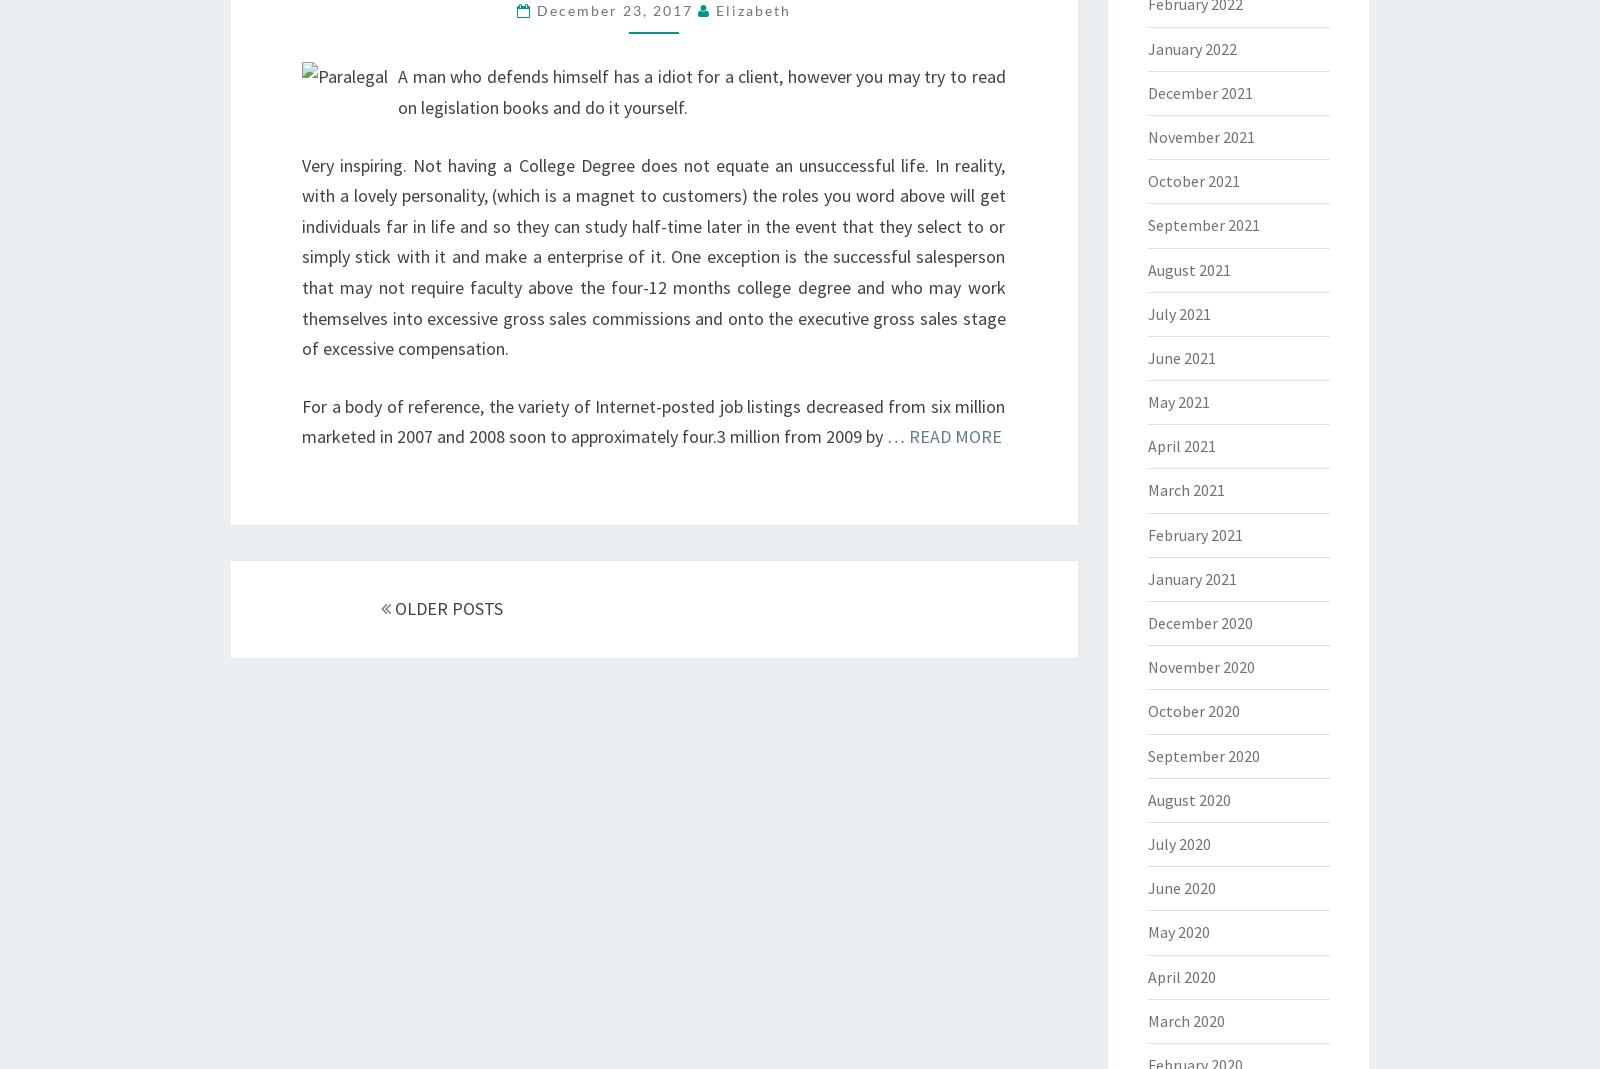 The image size is (1600, 1069). I want to click on 'March 2021', so click(1147, 489).